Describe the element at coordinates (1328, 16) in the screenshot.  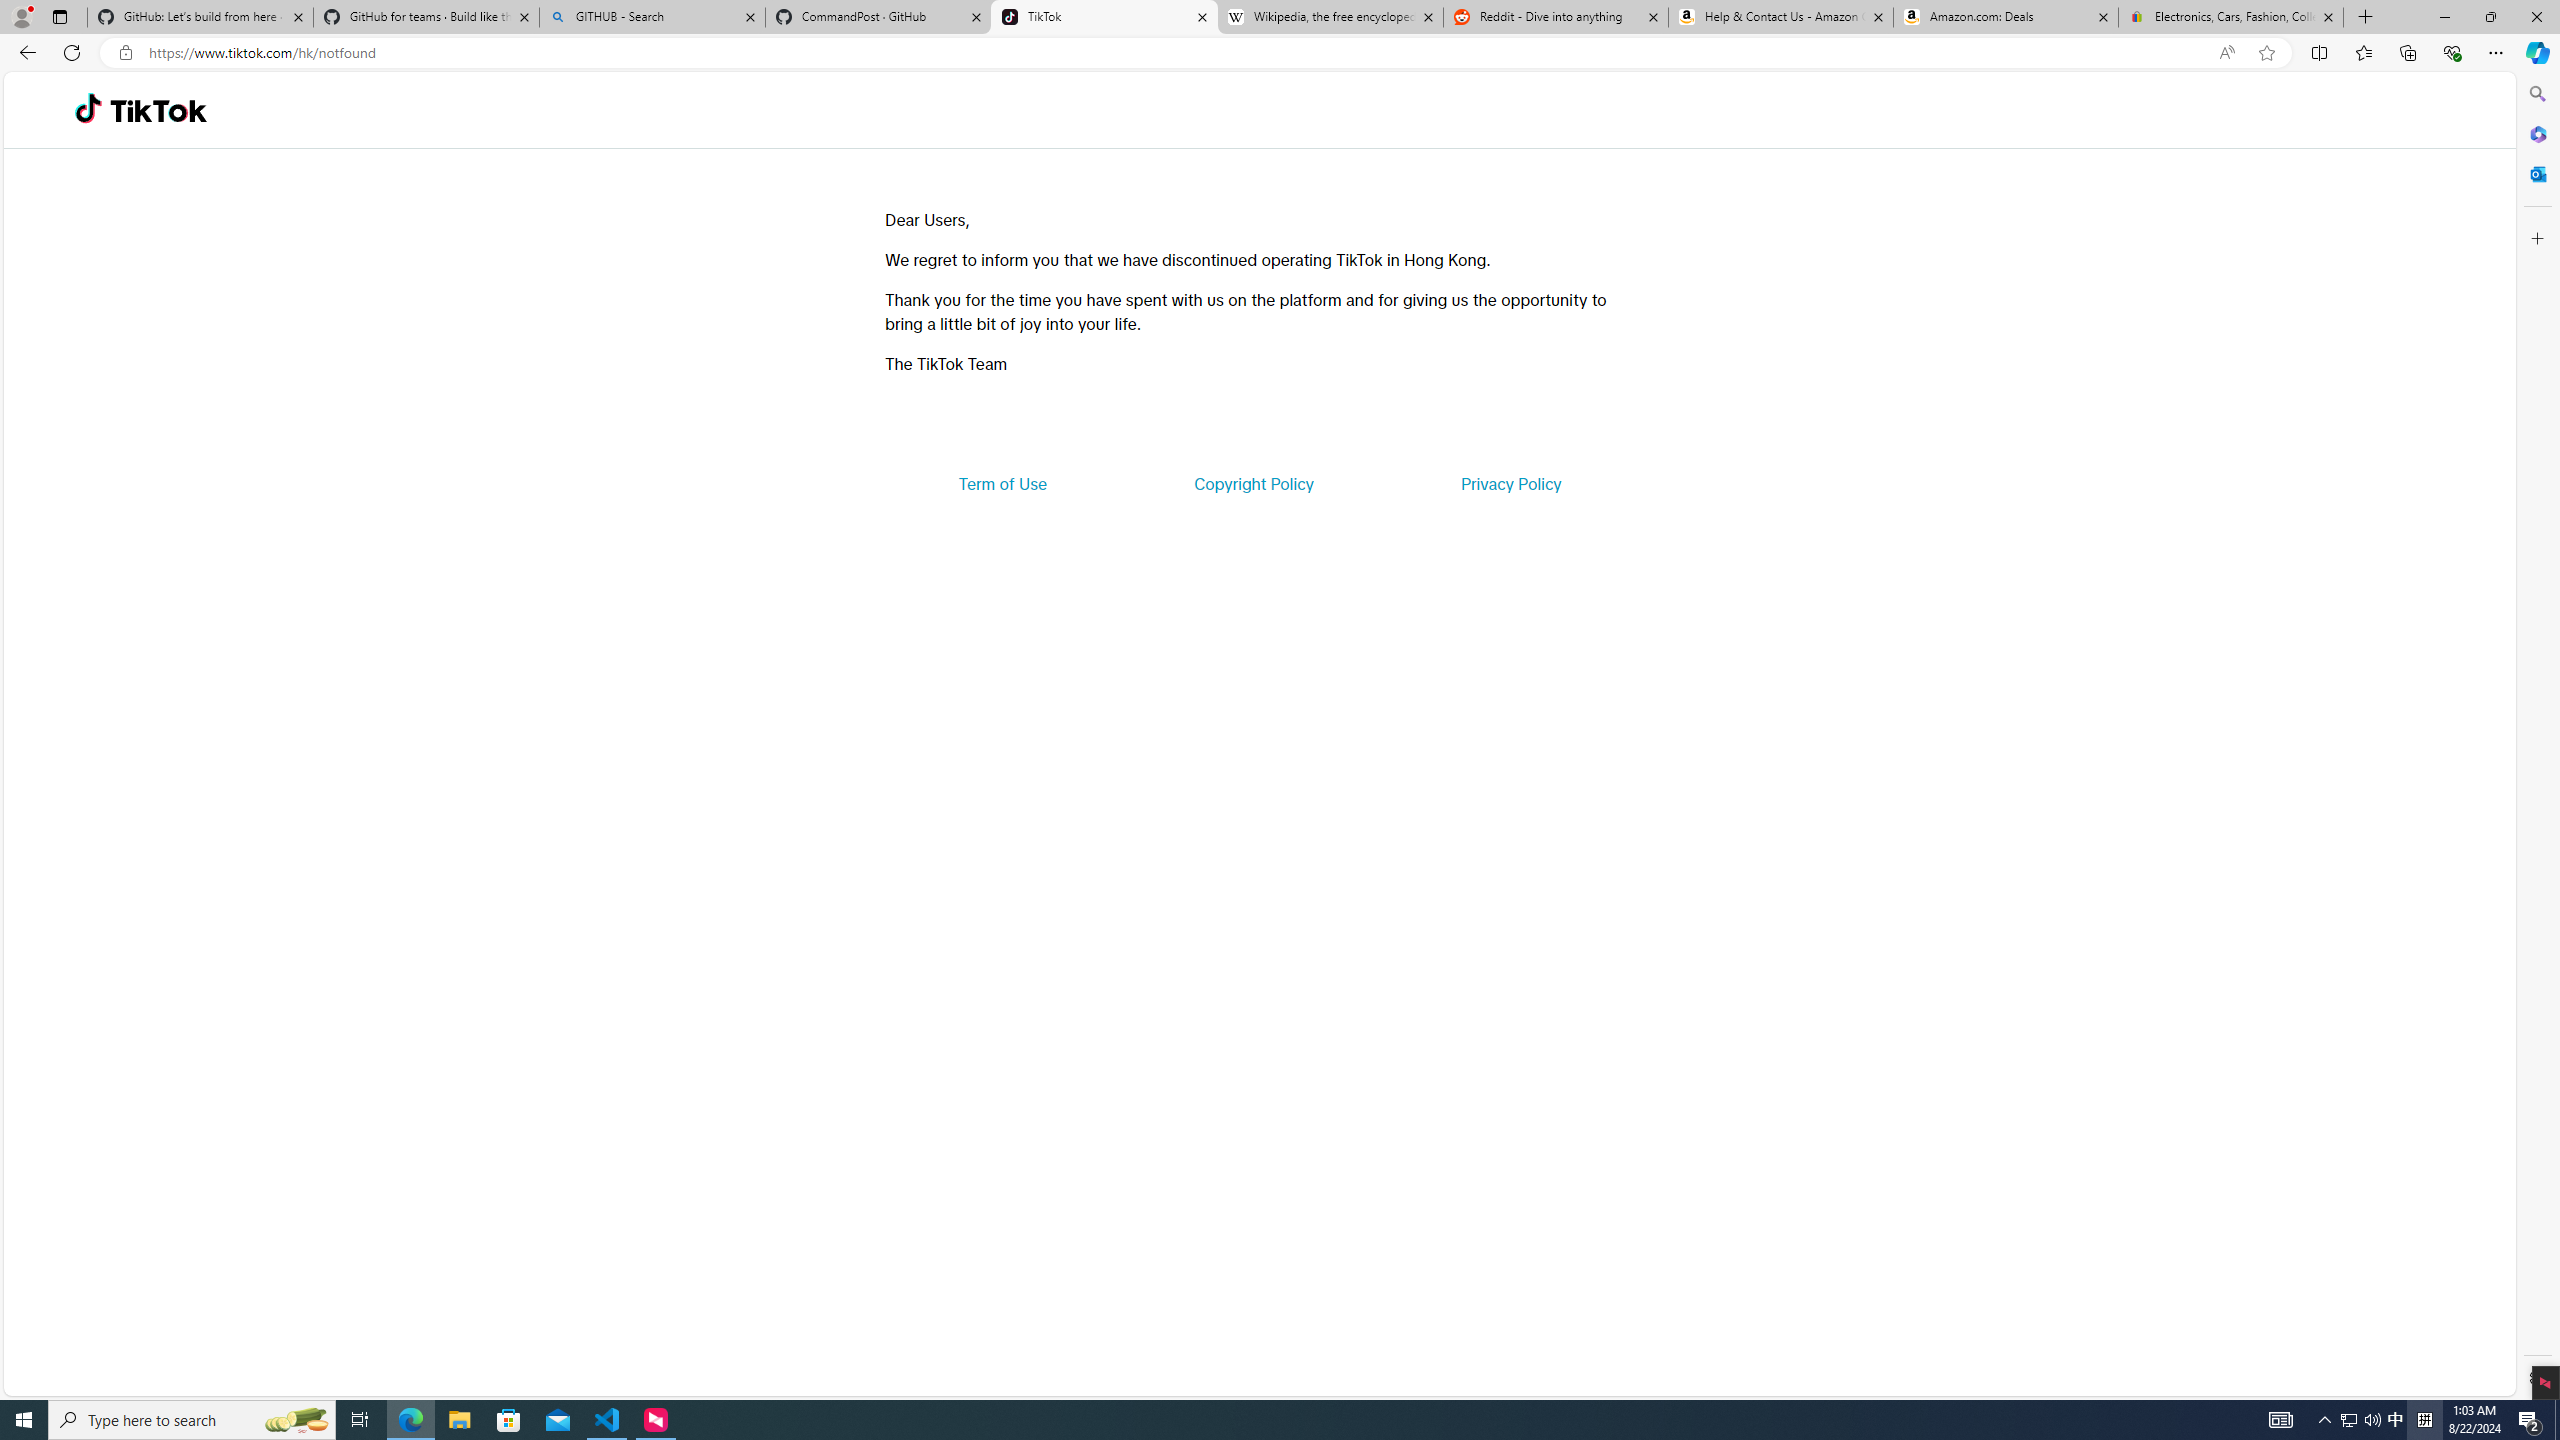
I see `'Wikipedia, the free encyclopedia'` at that location.